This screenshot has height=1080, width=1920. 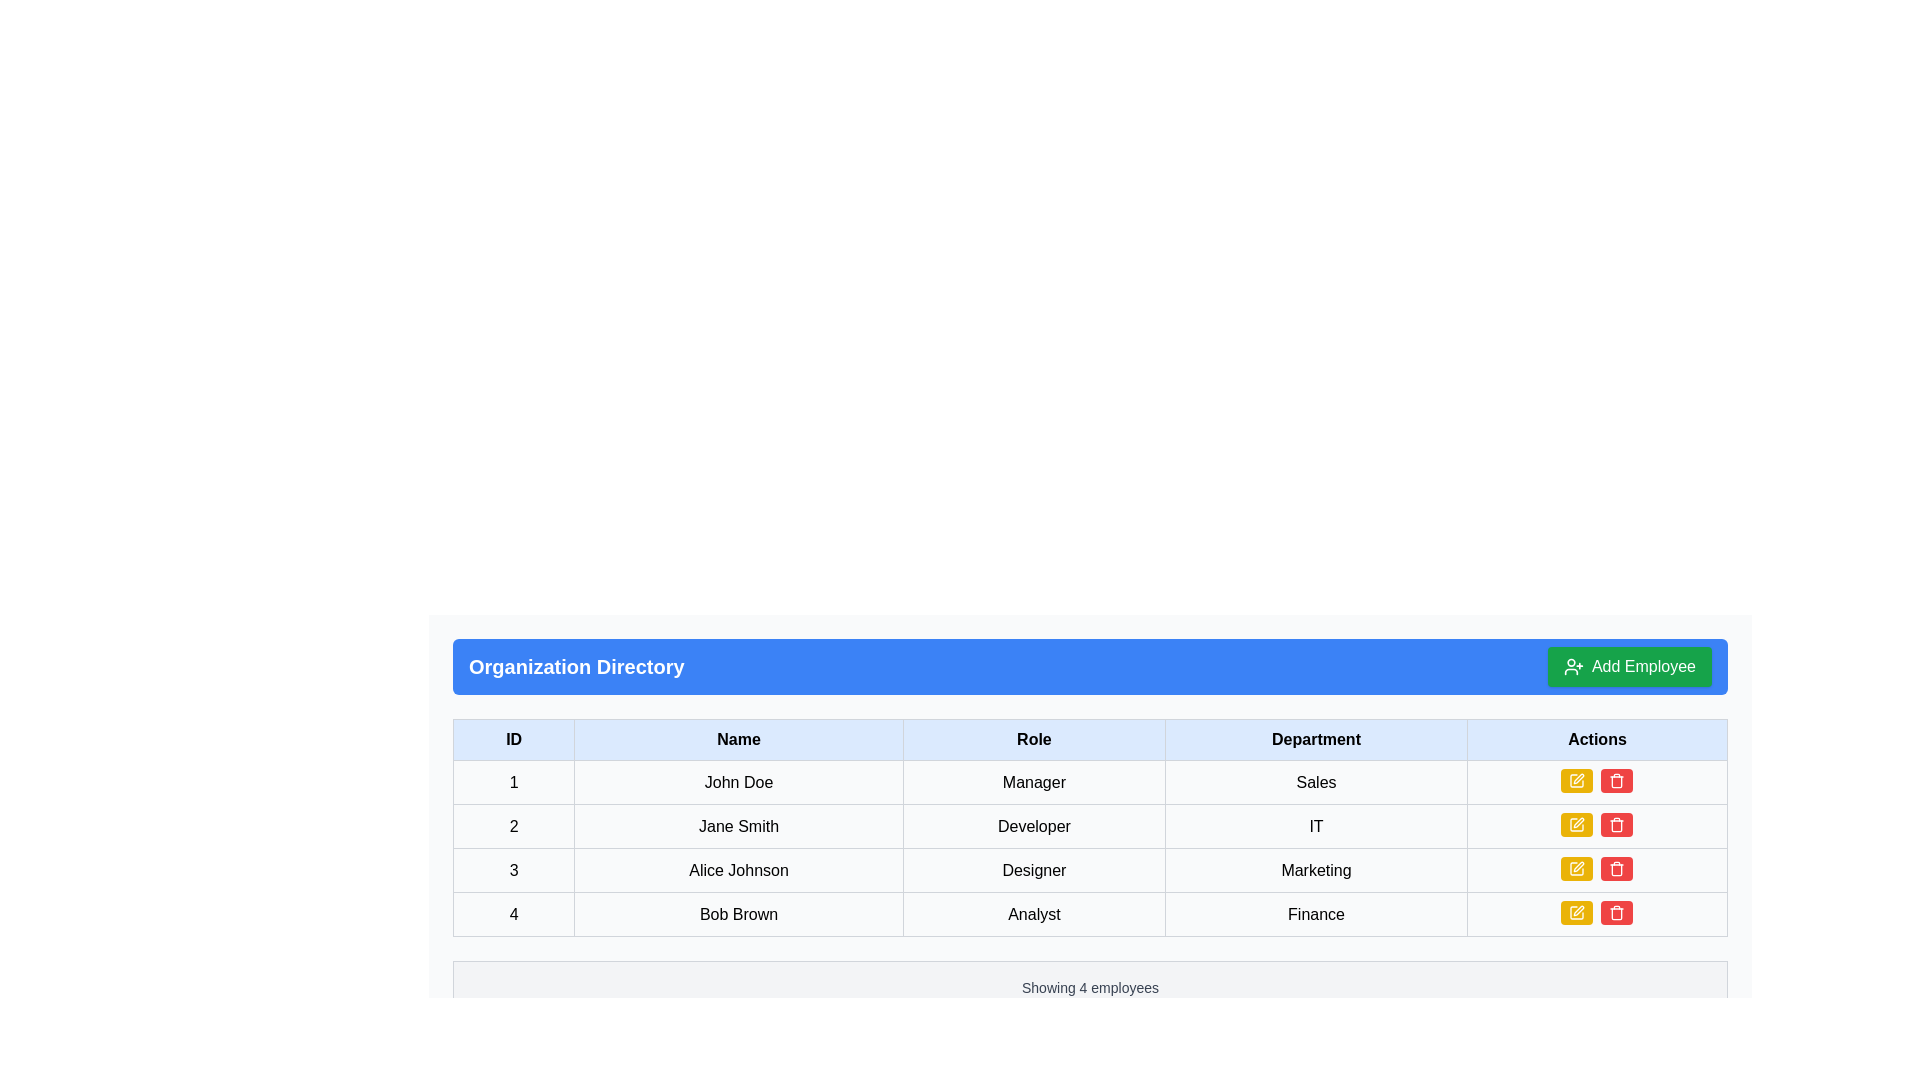 I want to click on the small yellow pen icon located in the 'Actions' column of the data table, so click(x=1578, y=778).